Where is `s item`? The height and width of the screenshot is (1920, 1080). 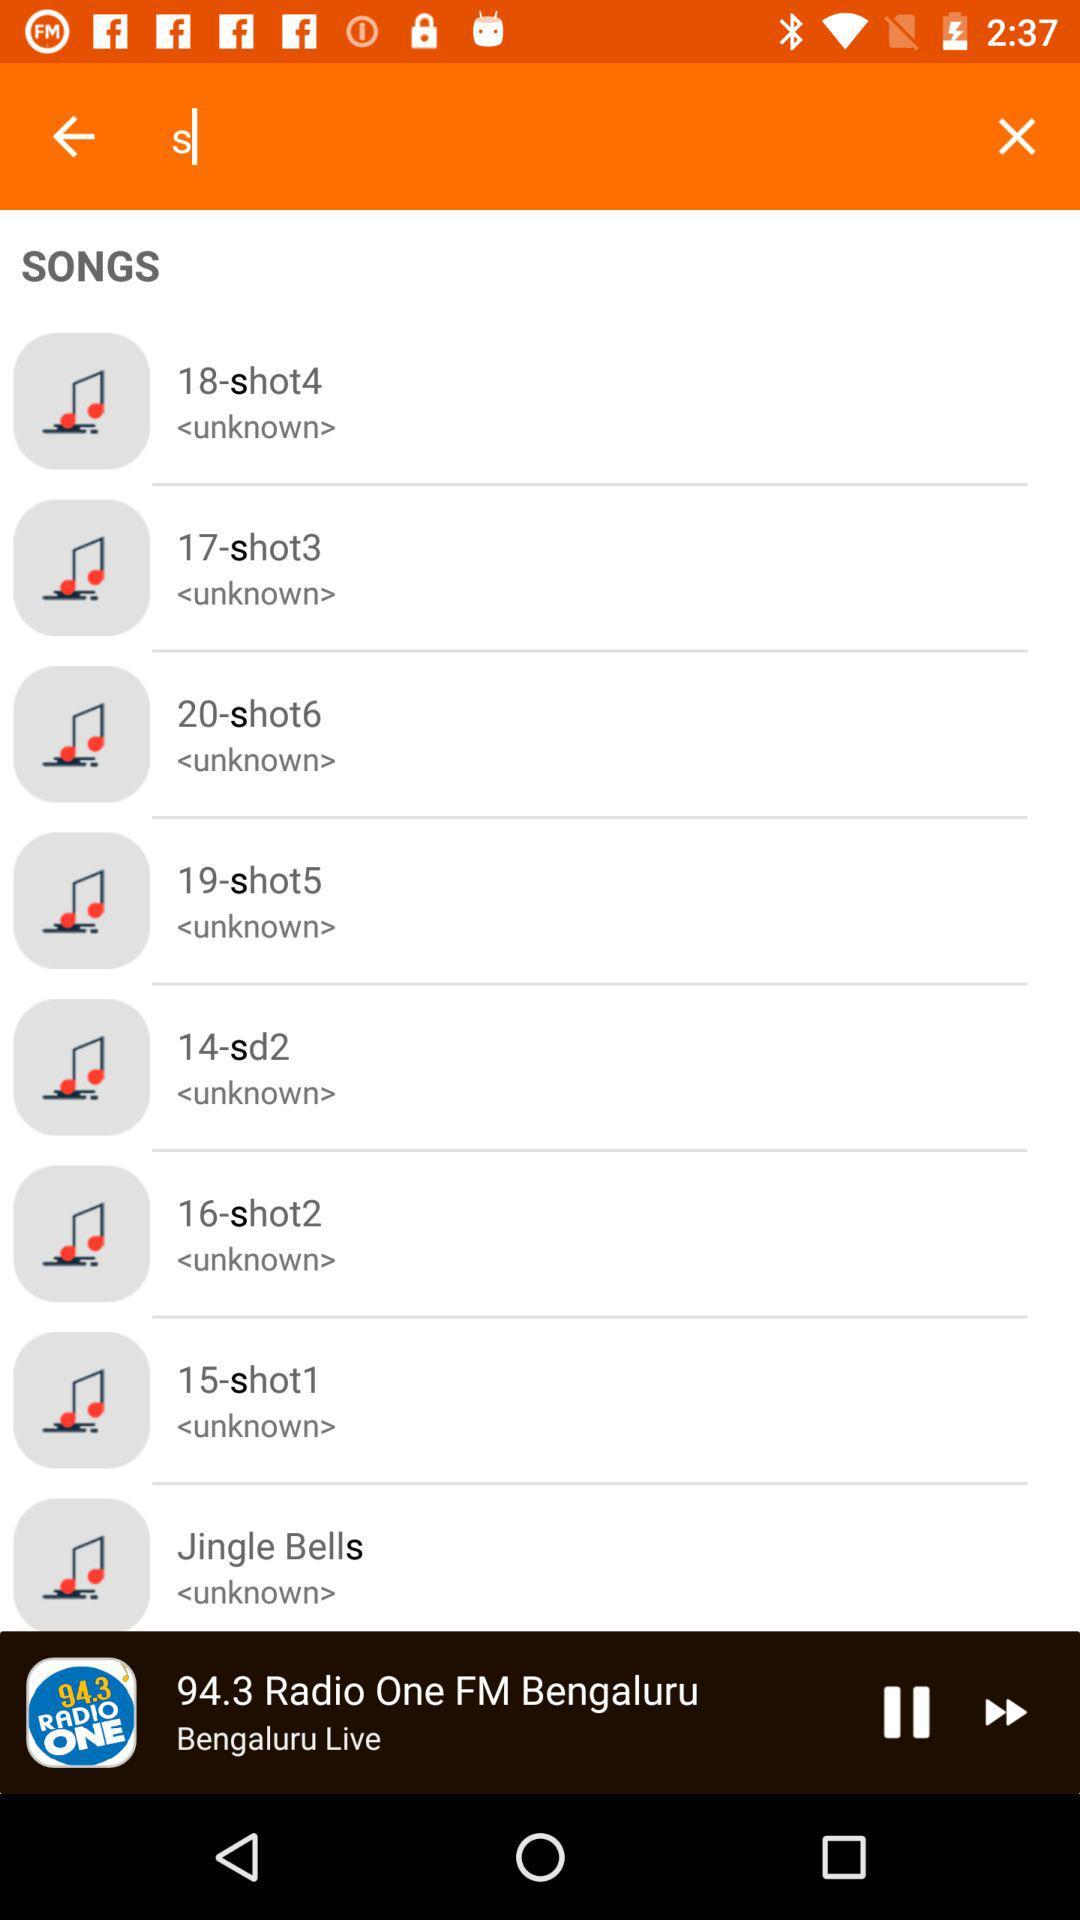 s item is located at coordinates (560, 135).